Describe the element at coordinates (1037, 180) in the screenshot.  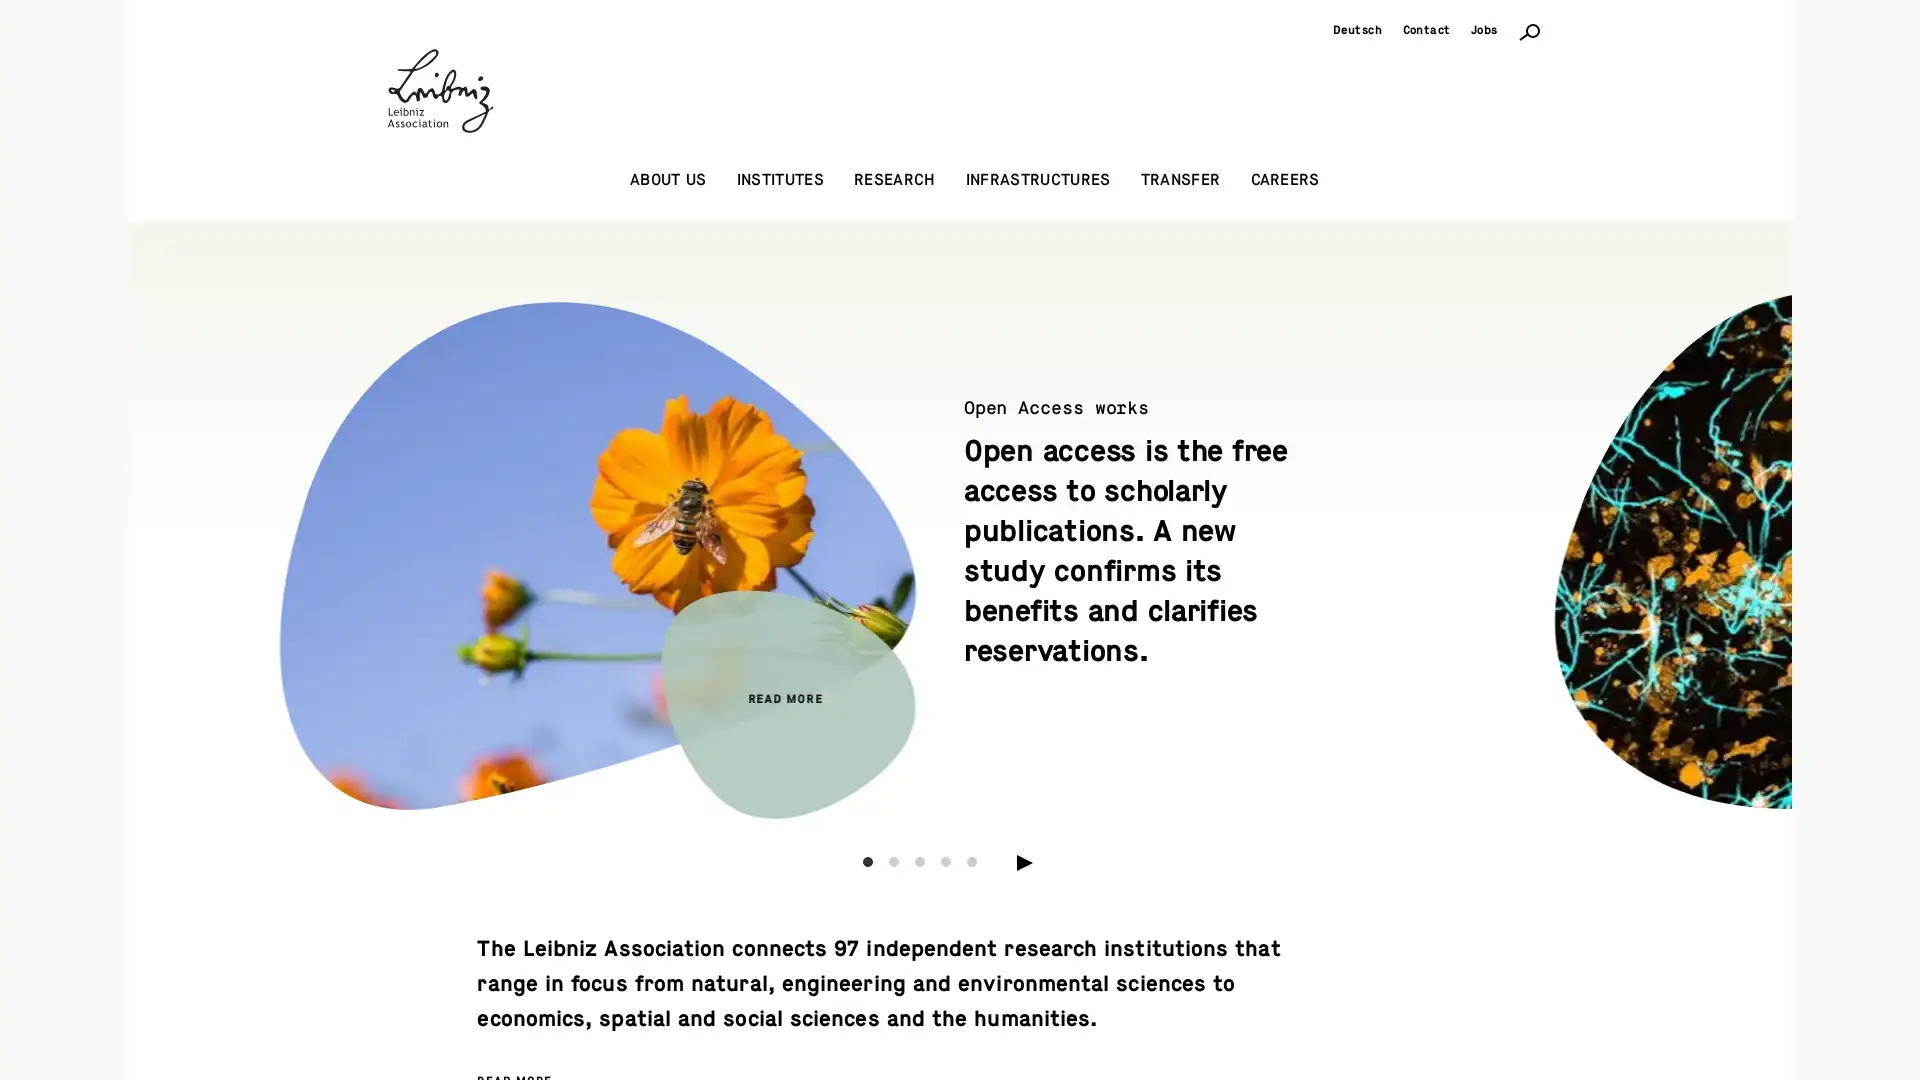
I see `INFRASTRUCTURES` at that location.